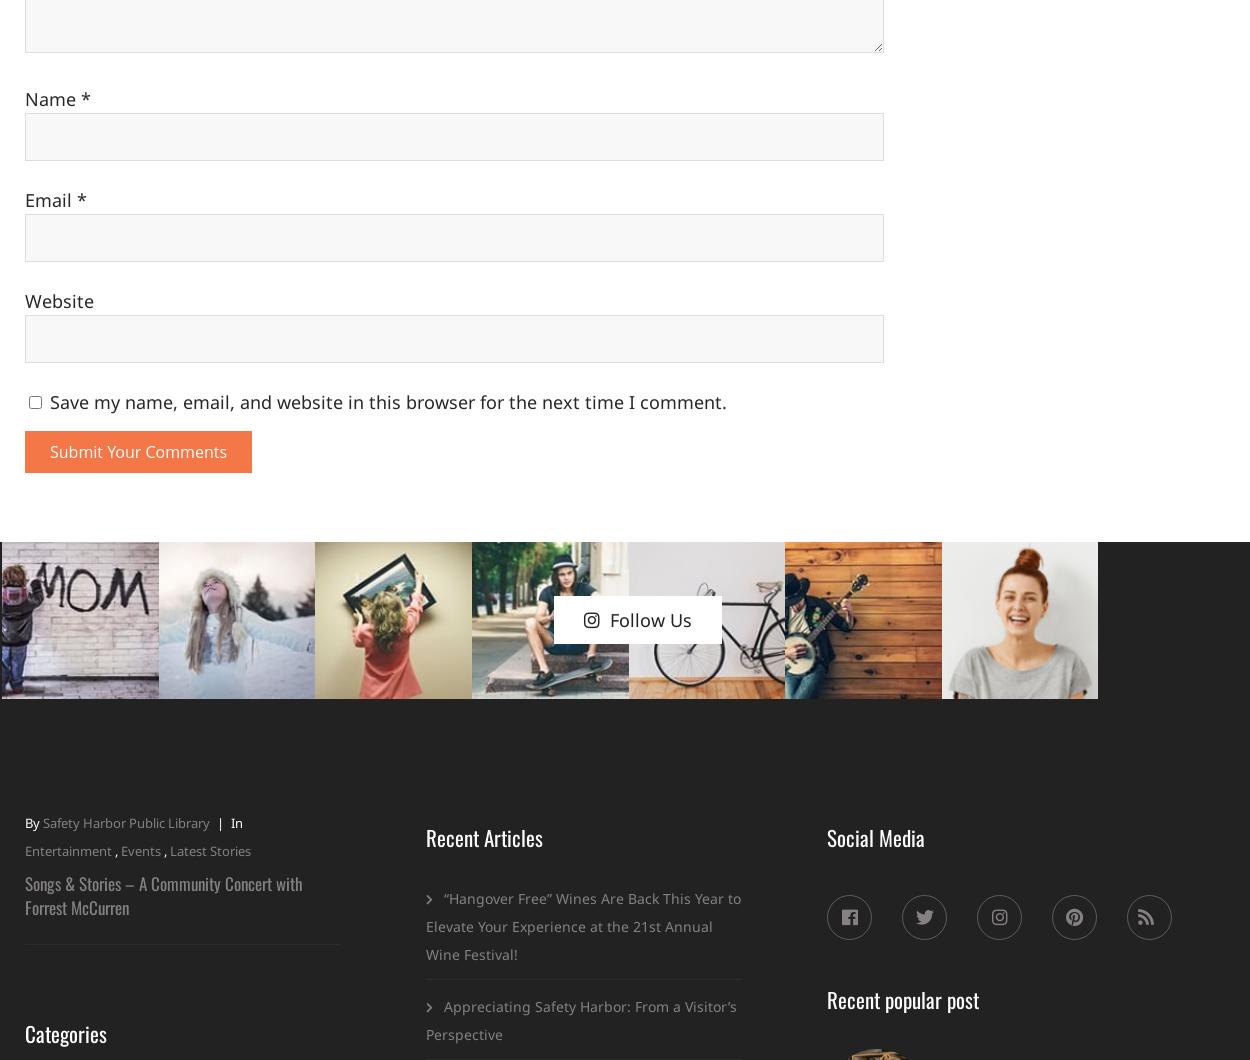 Image resolution: width=1250 pixels, height=1060 pixels. What do you see at coordinates (47, 836) in the screenshot?
I see `'Latest'` at bounding box center [47, 836].